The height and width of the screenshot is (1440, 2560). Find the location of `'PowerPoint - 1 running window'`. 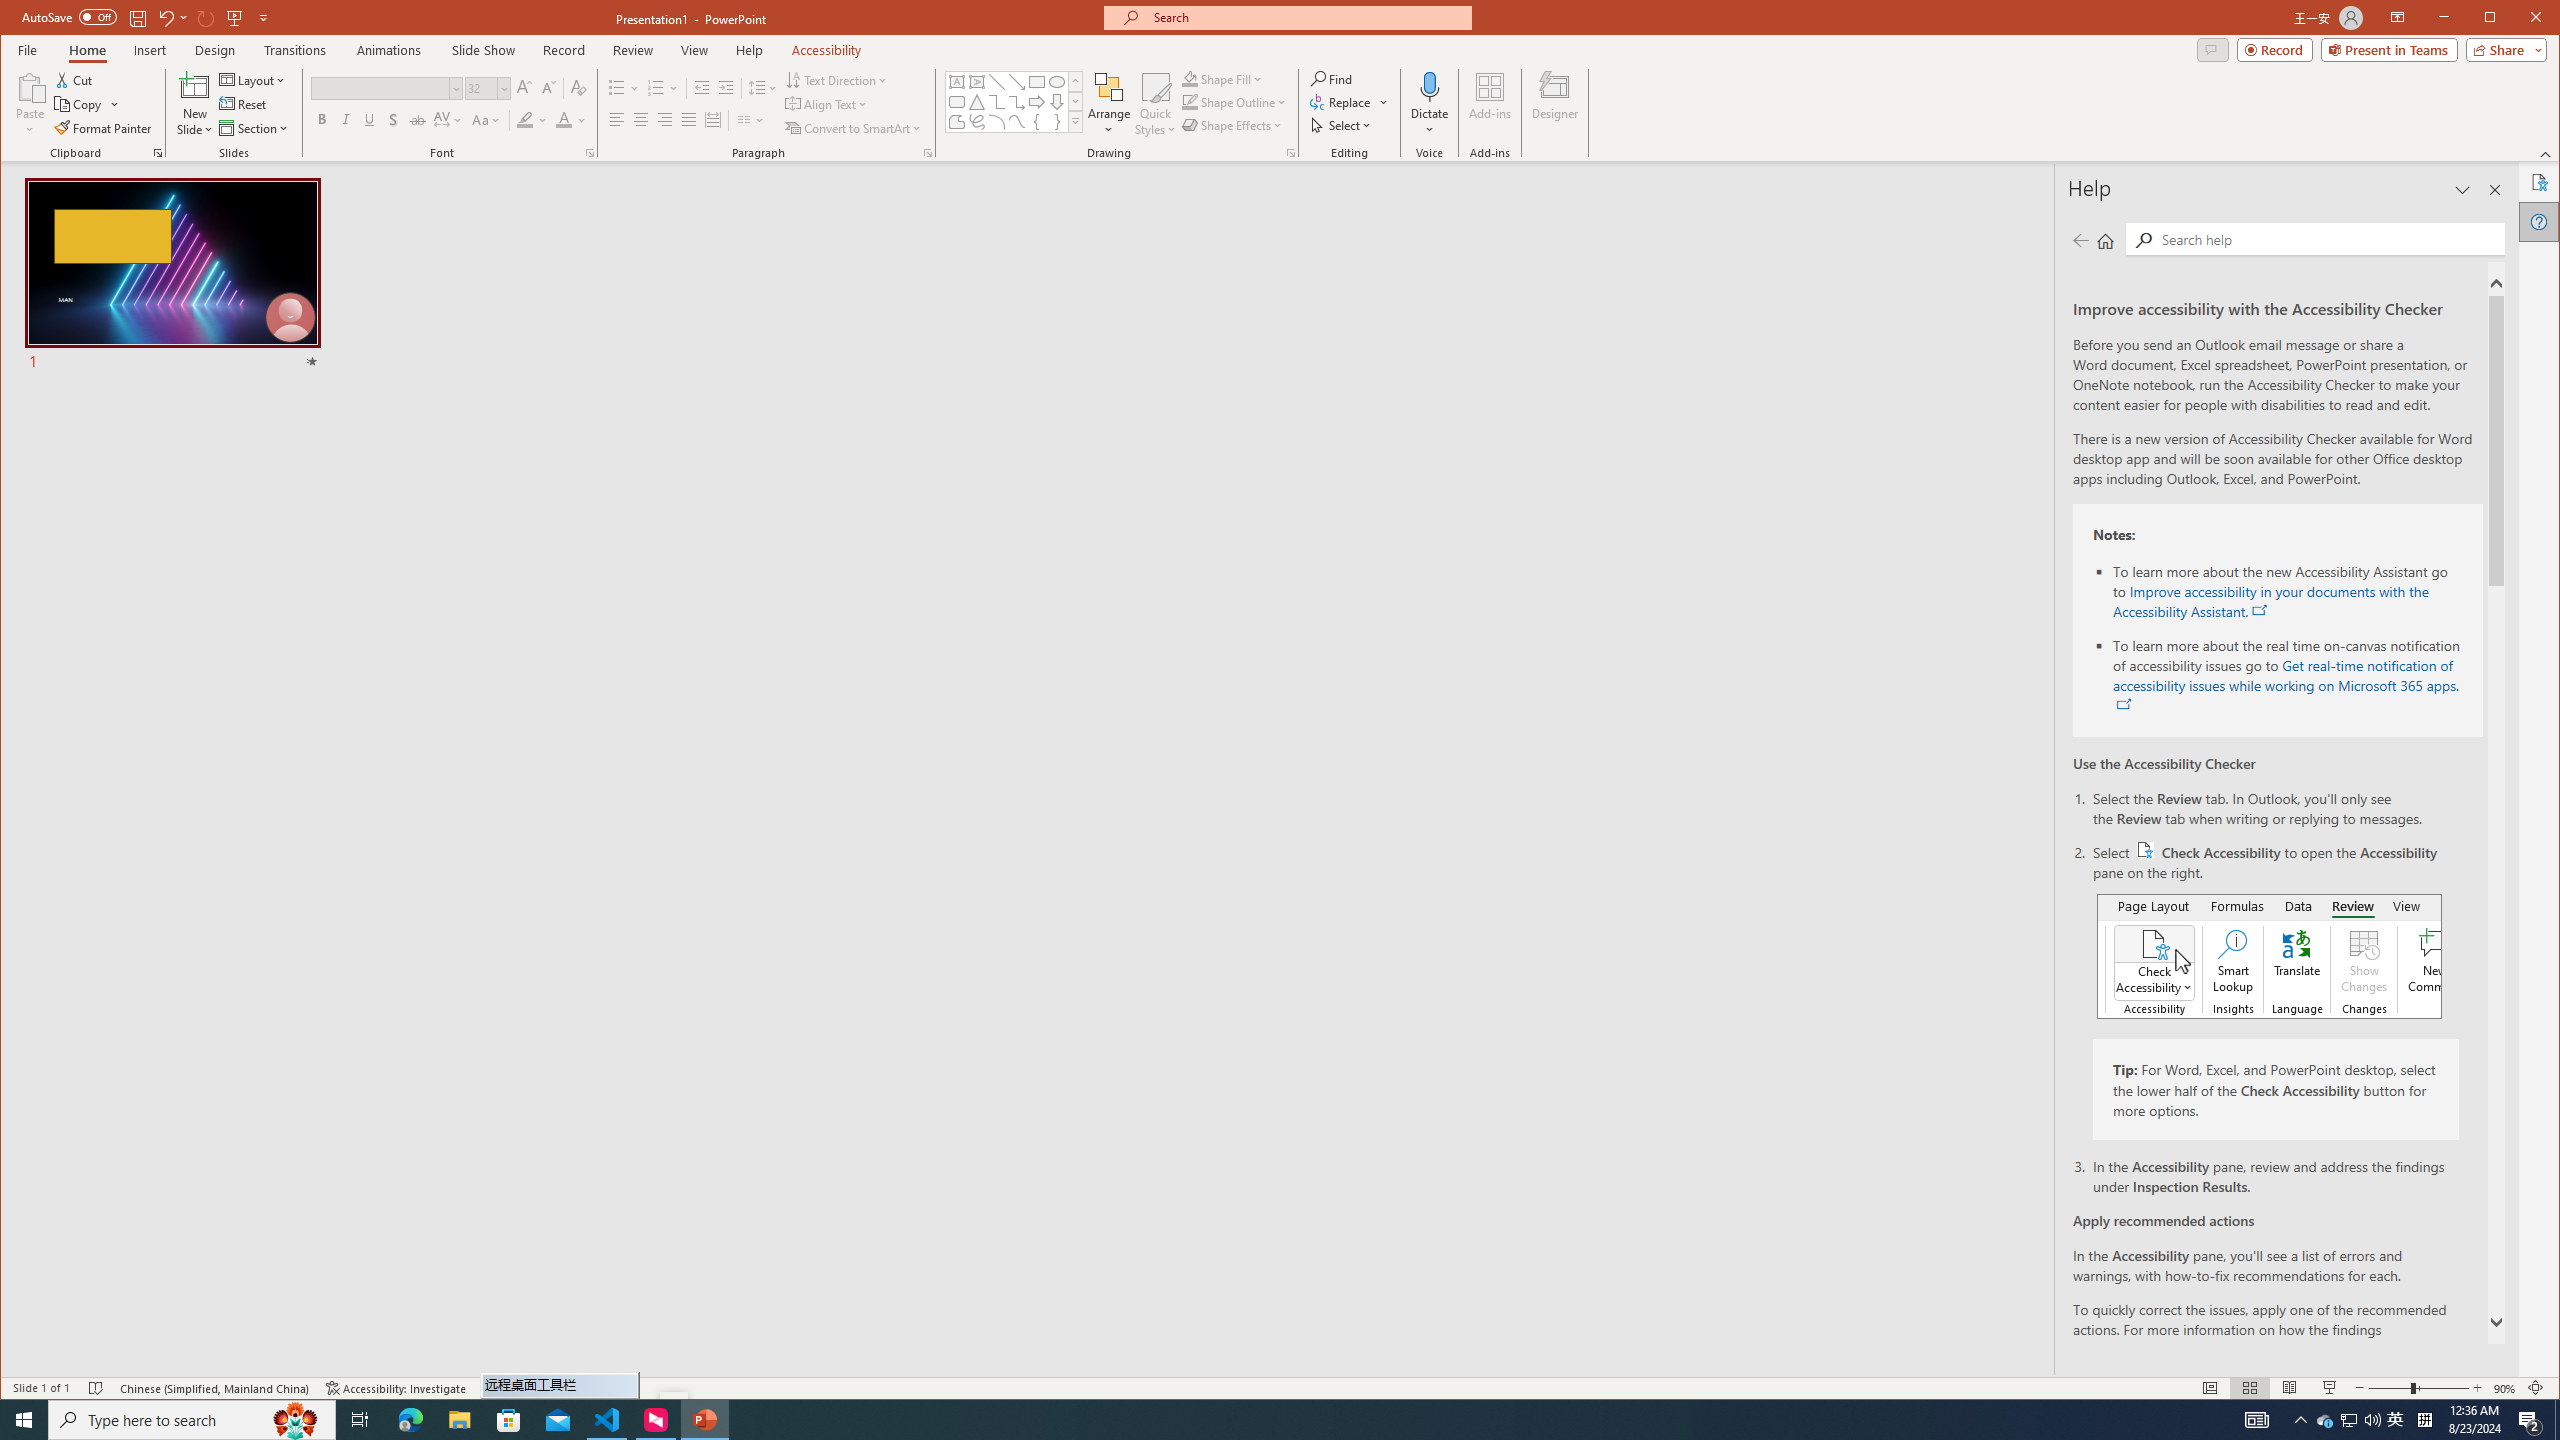

'PowerPoint - 1 running window' is located at coordinates (705, 1418).